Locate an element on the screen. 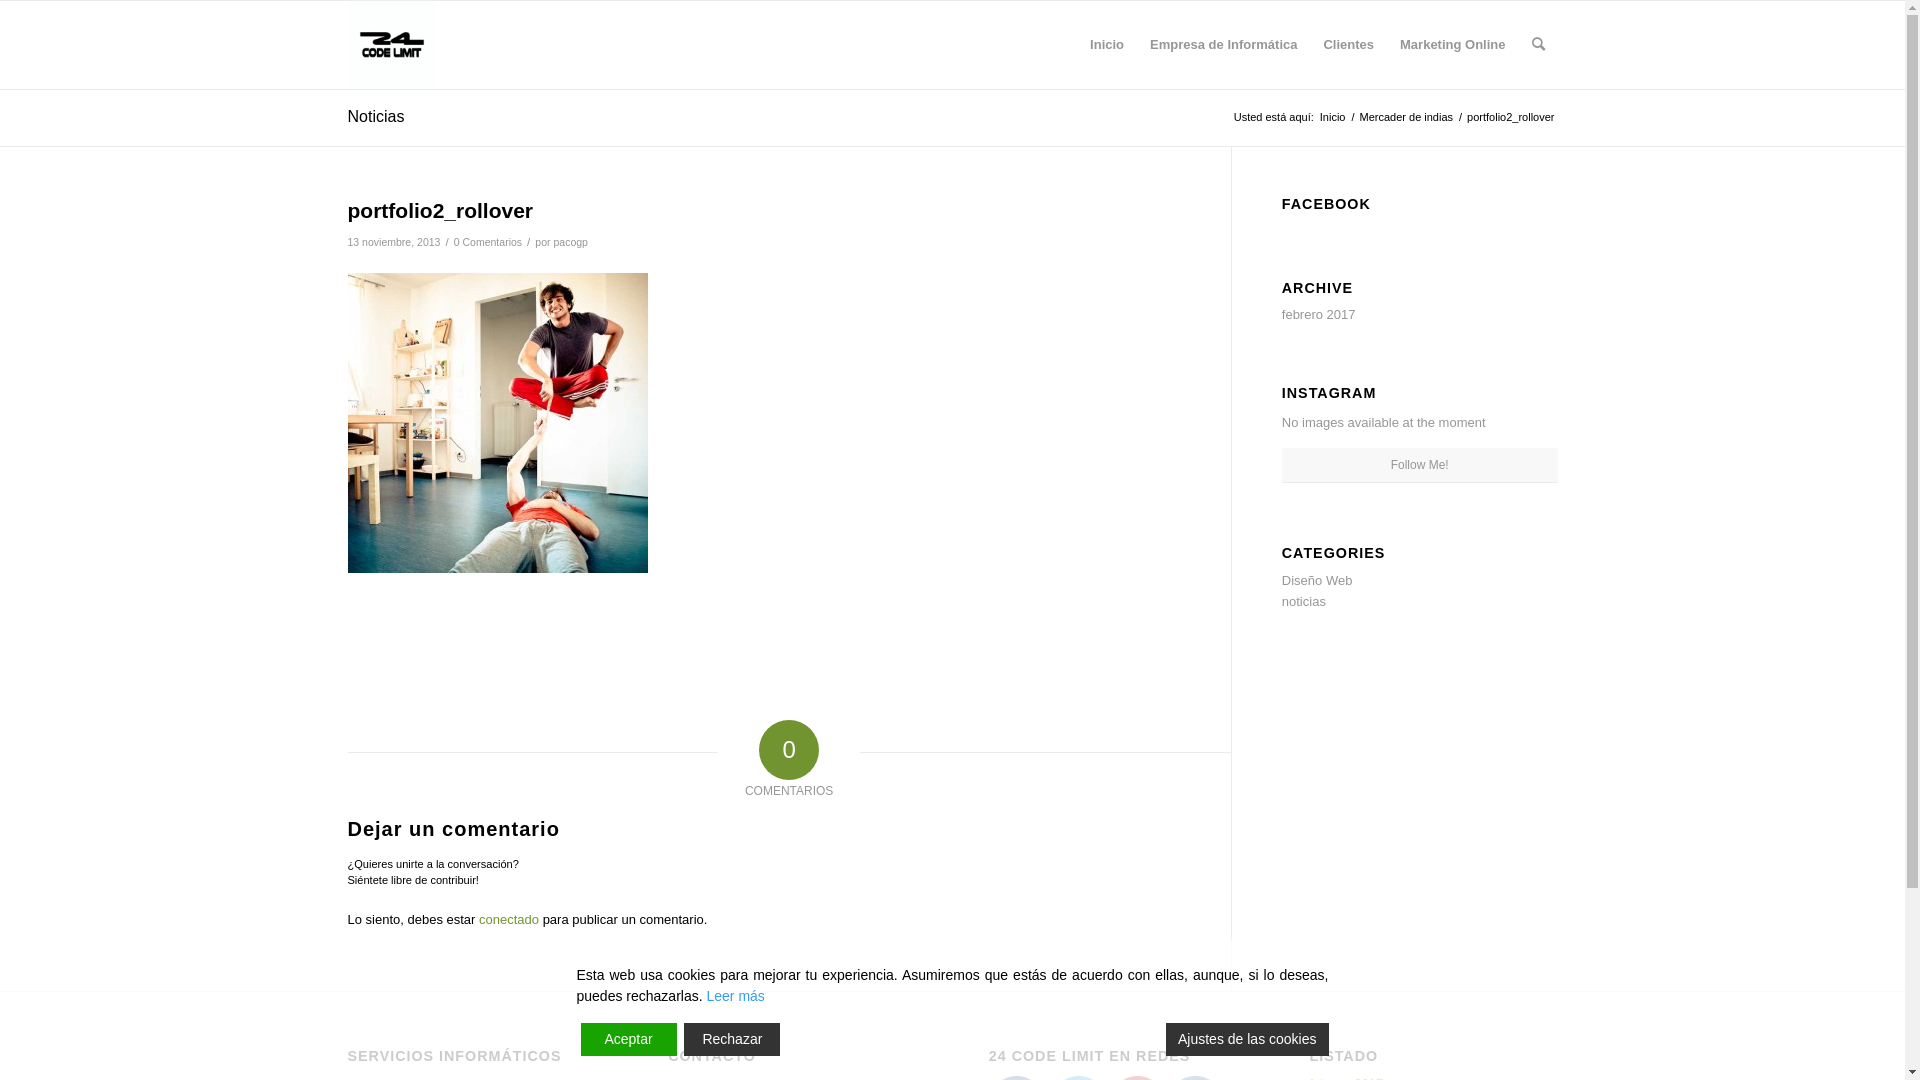 Image resolution: width=1920 pixels, height=1080 pixels. 'Inicio' is located at coordinates (1316, 117).